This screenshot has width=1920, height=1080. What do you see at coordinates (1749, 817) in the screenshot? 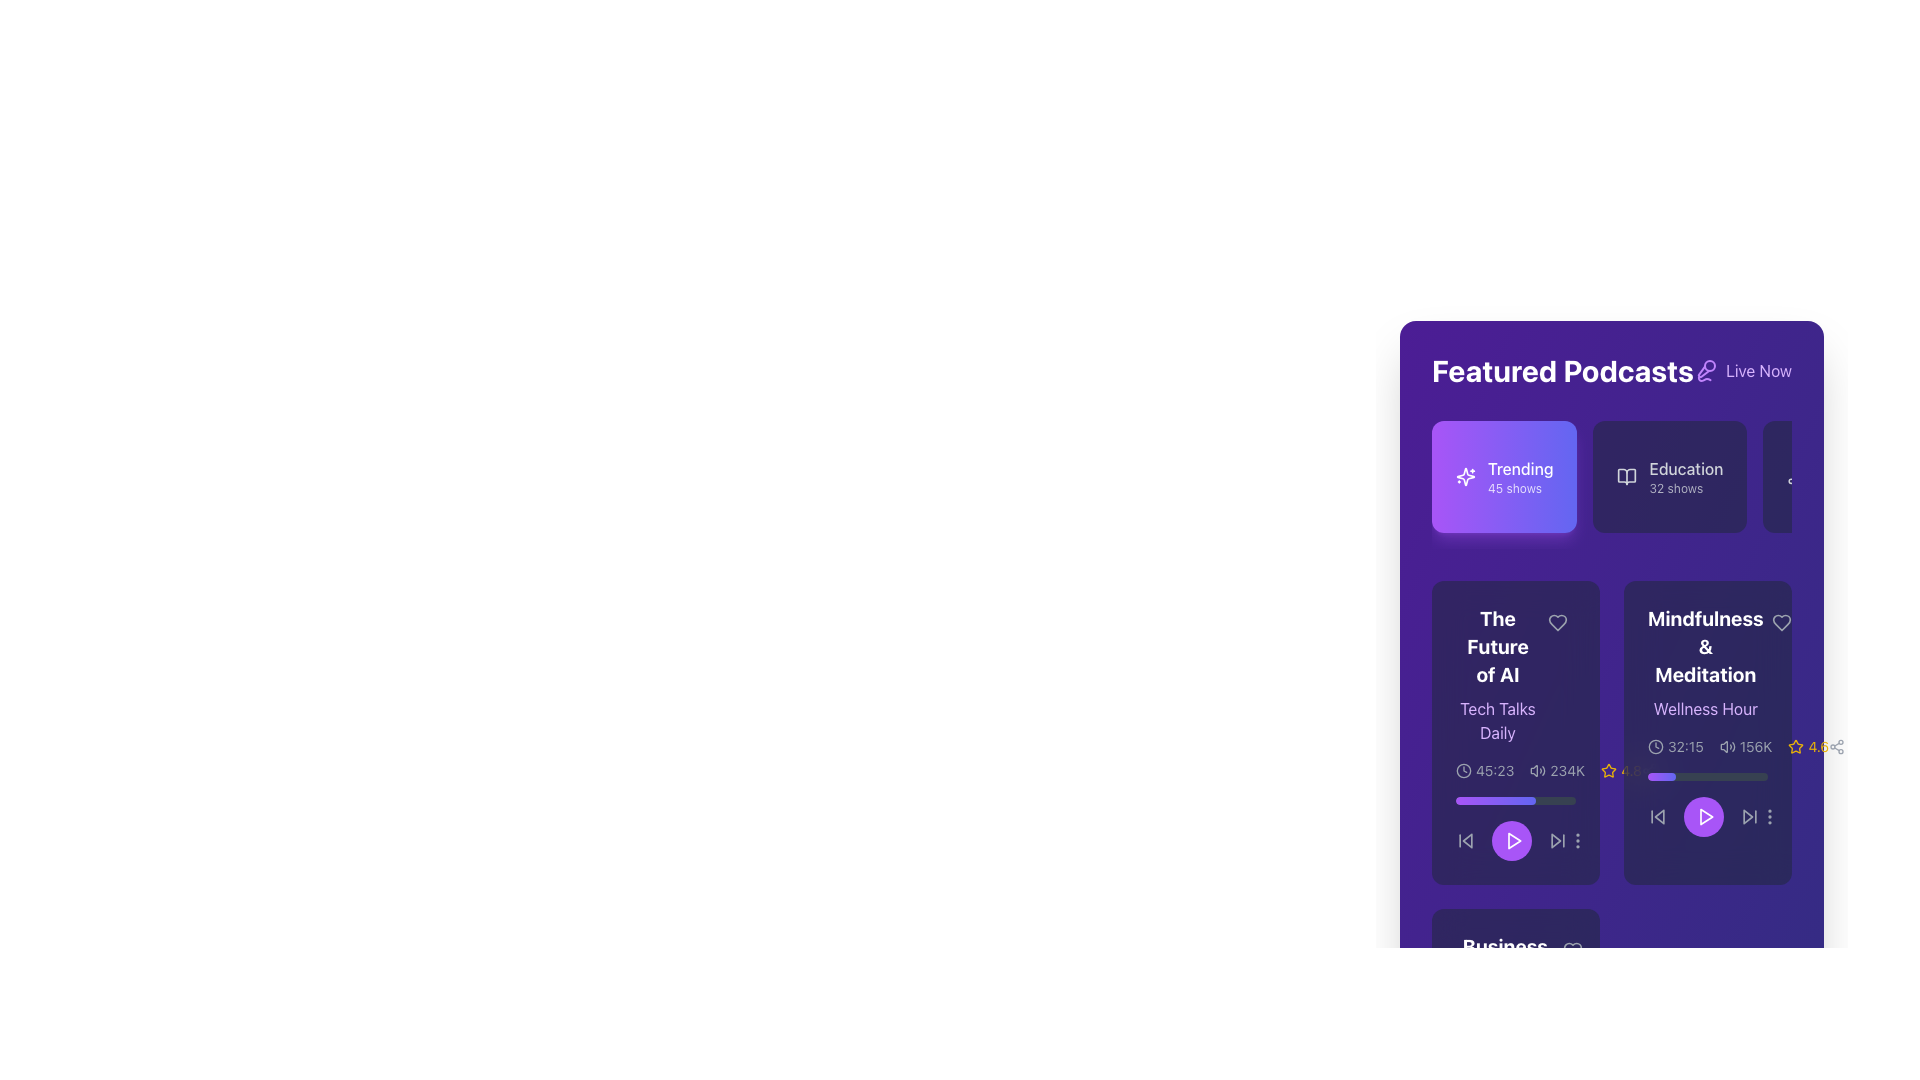
I see `the right-facing double arrow icon button to skip forward in the playback interface of the 'Mindfulness & Meditation' podcast card` at bounding box center [1749, 817].